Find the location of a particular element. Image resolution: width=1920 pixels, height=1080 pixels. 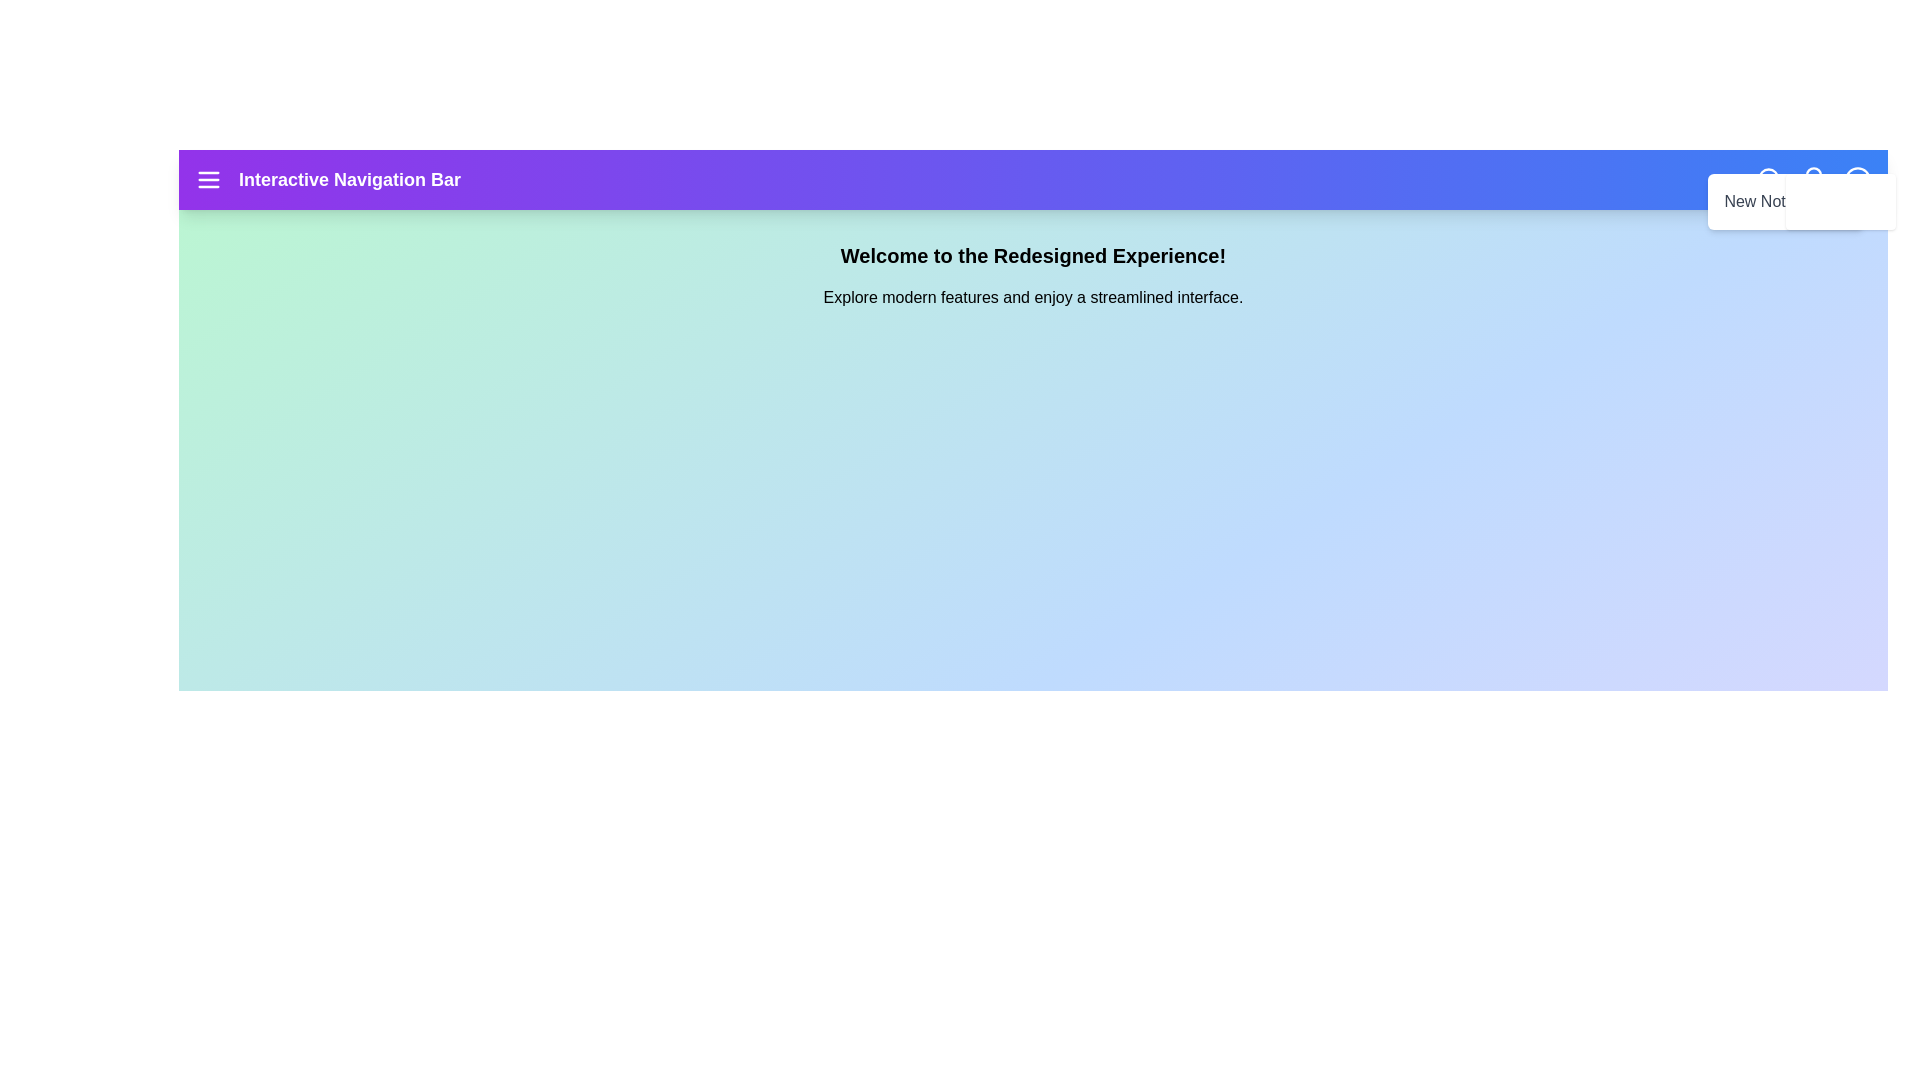

the navigation menu icon to toggle the menu is located at coordinates (209, 180).